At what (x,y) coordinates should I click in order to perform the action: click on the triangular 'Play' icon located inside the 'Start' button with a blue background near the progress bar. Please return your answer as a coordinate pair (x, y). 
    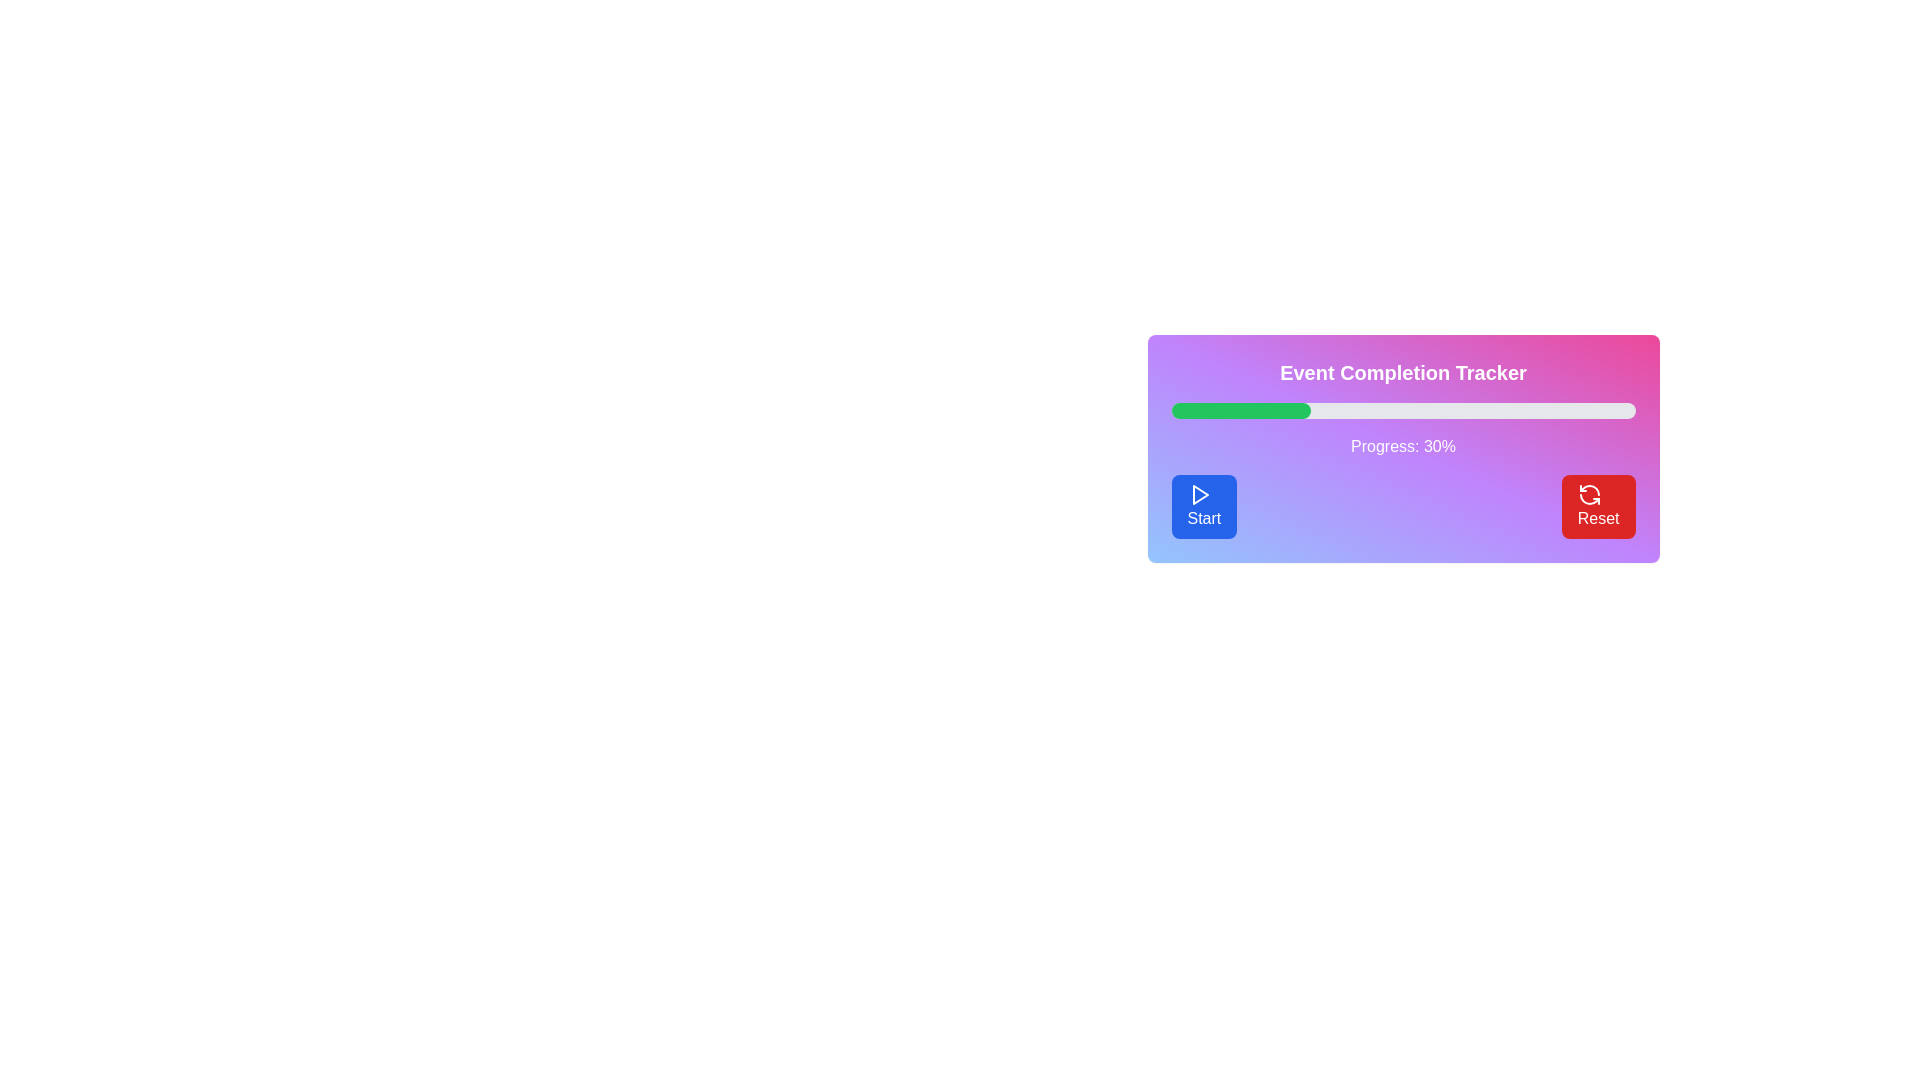
    Looking at the image, I should click on (1200, 494).